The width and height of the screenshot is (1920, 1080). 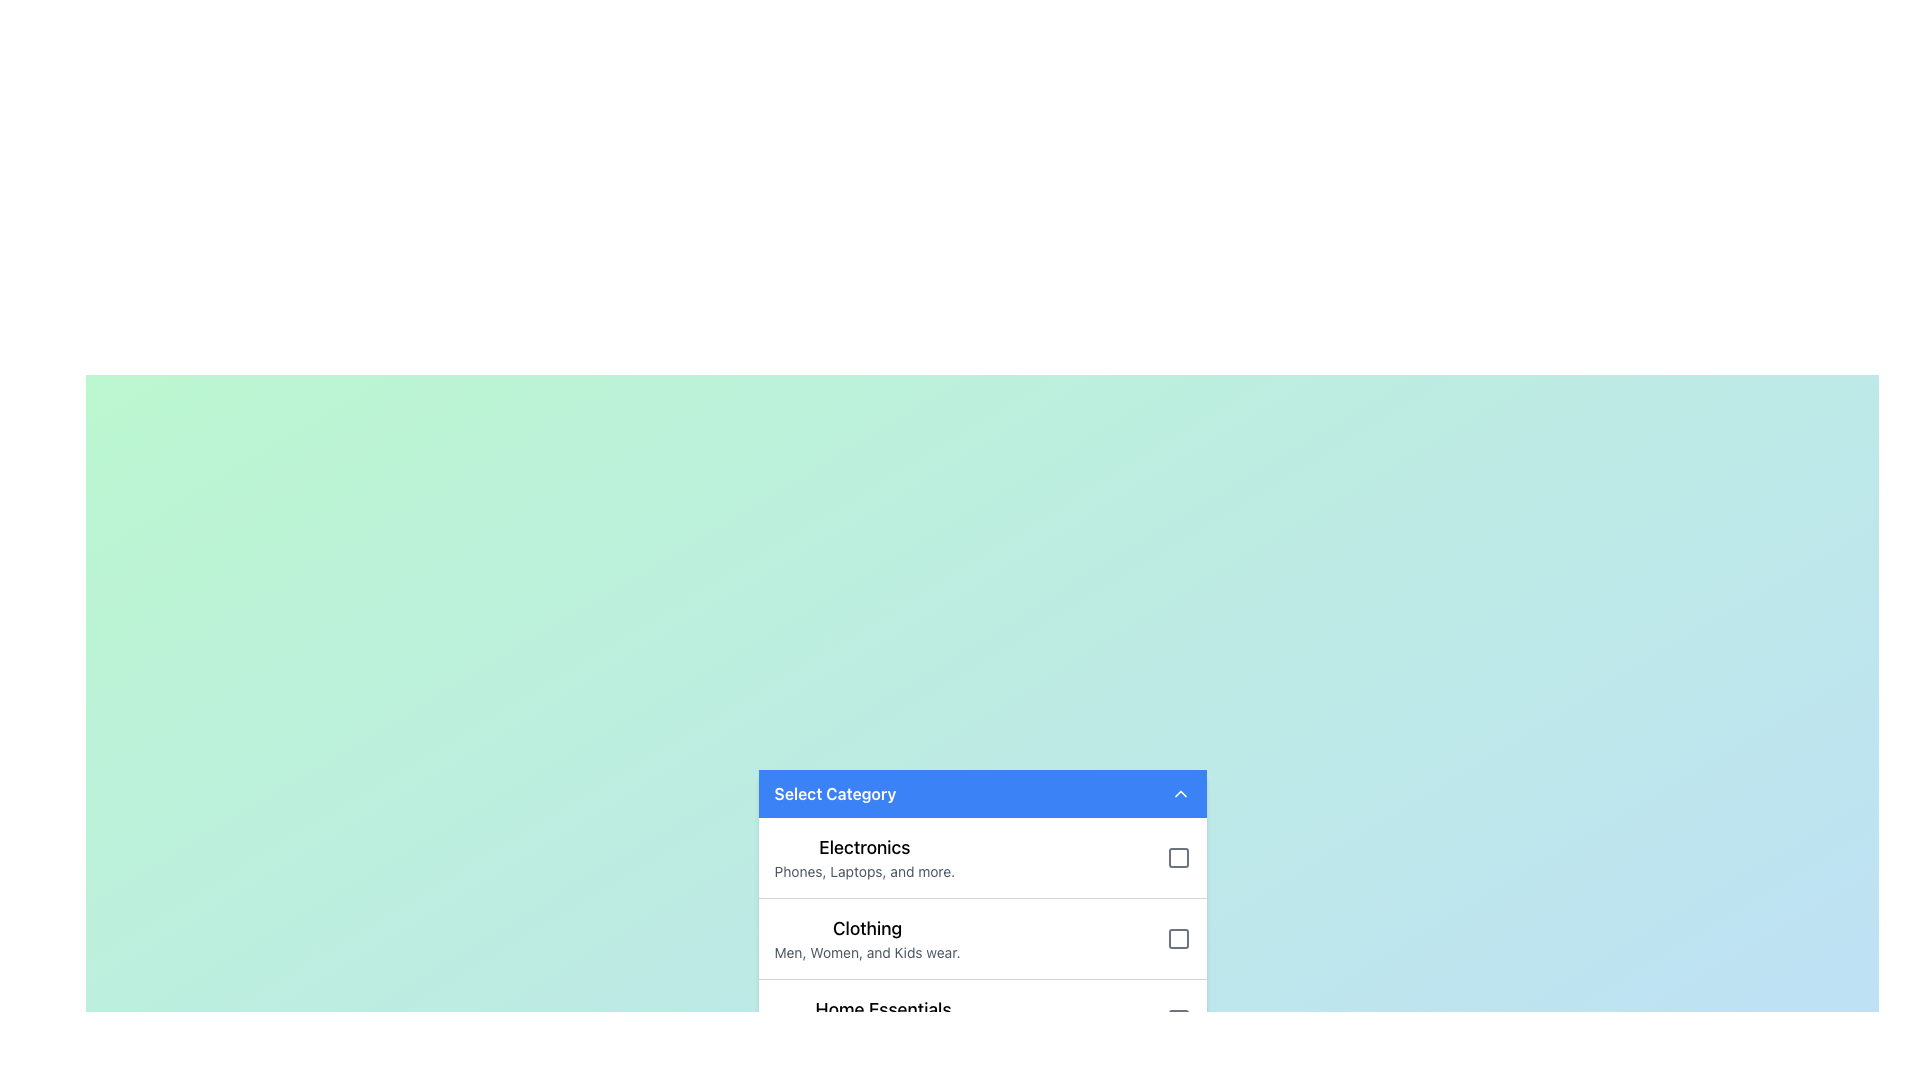 What do you see at coordinates (882, 1010) in the screenshot?
I see `the 'Home Essentials' text label, which is the third entry in the category list under 'Select Category'` at bounding box center [882, 1010].